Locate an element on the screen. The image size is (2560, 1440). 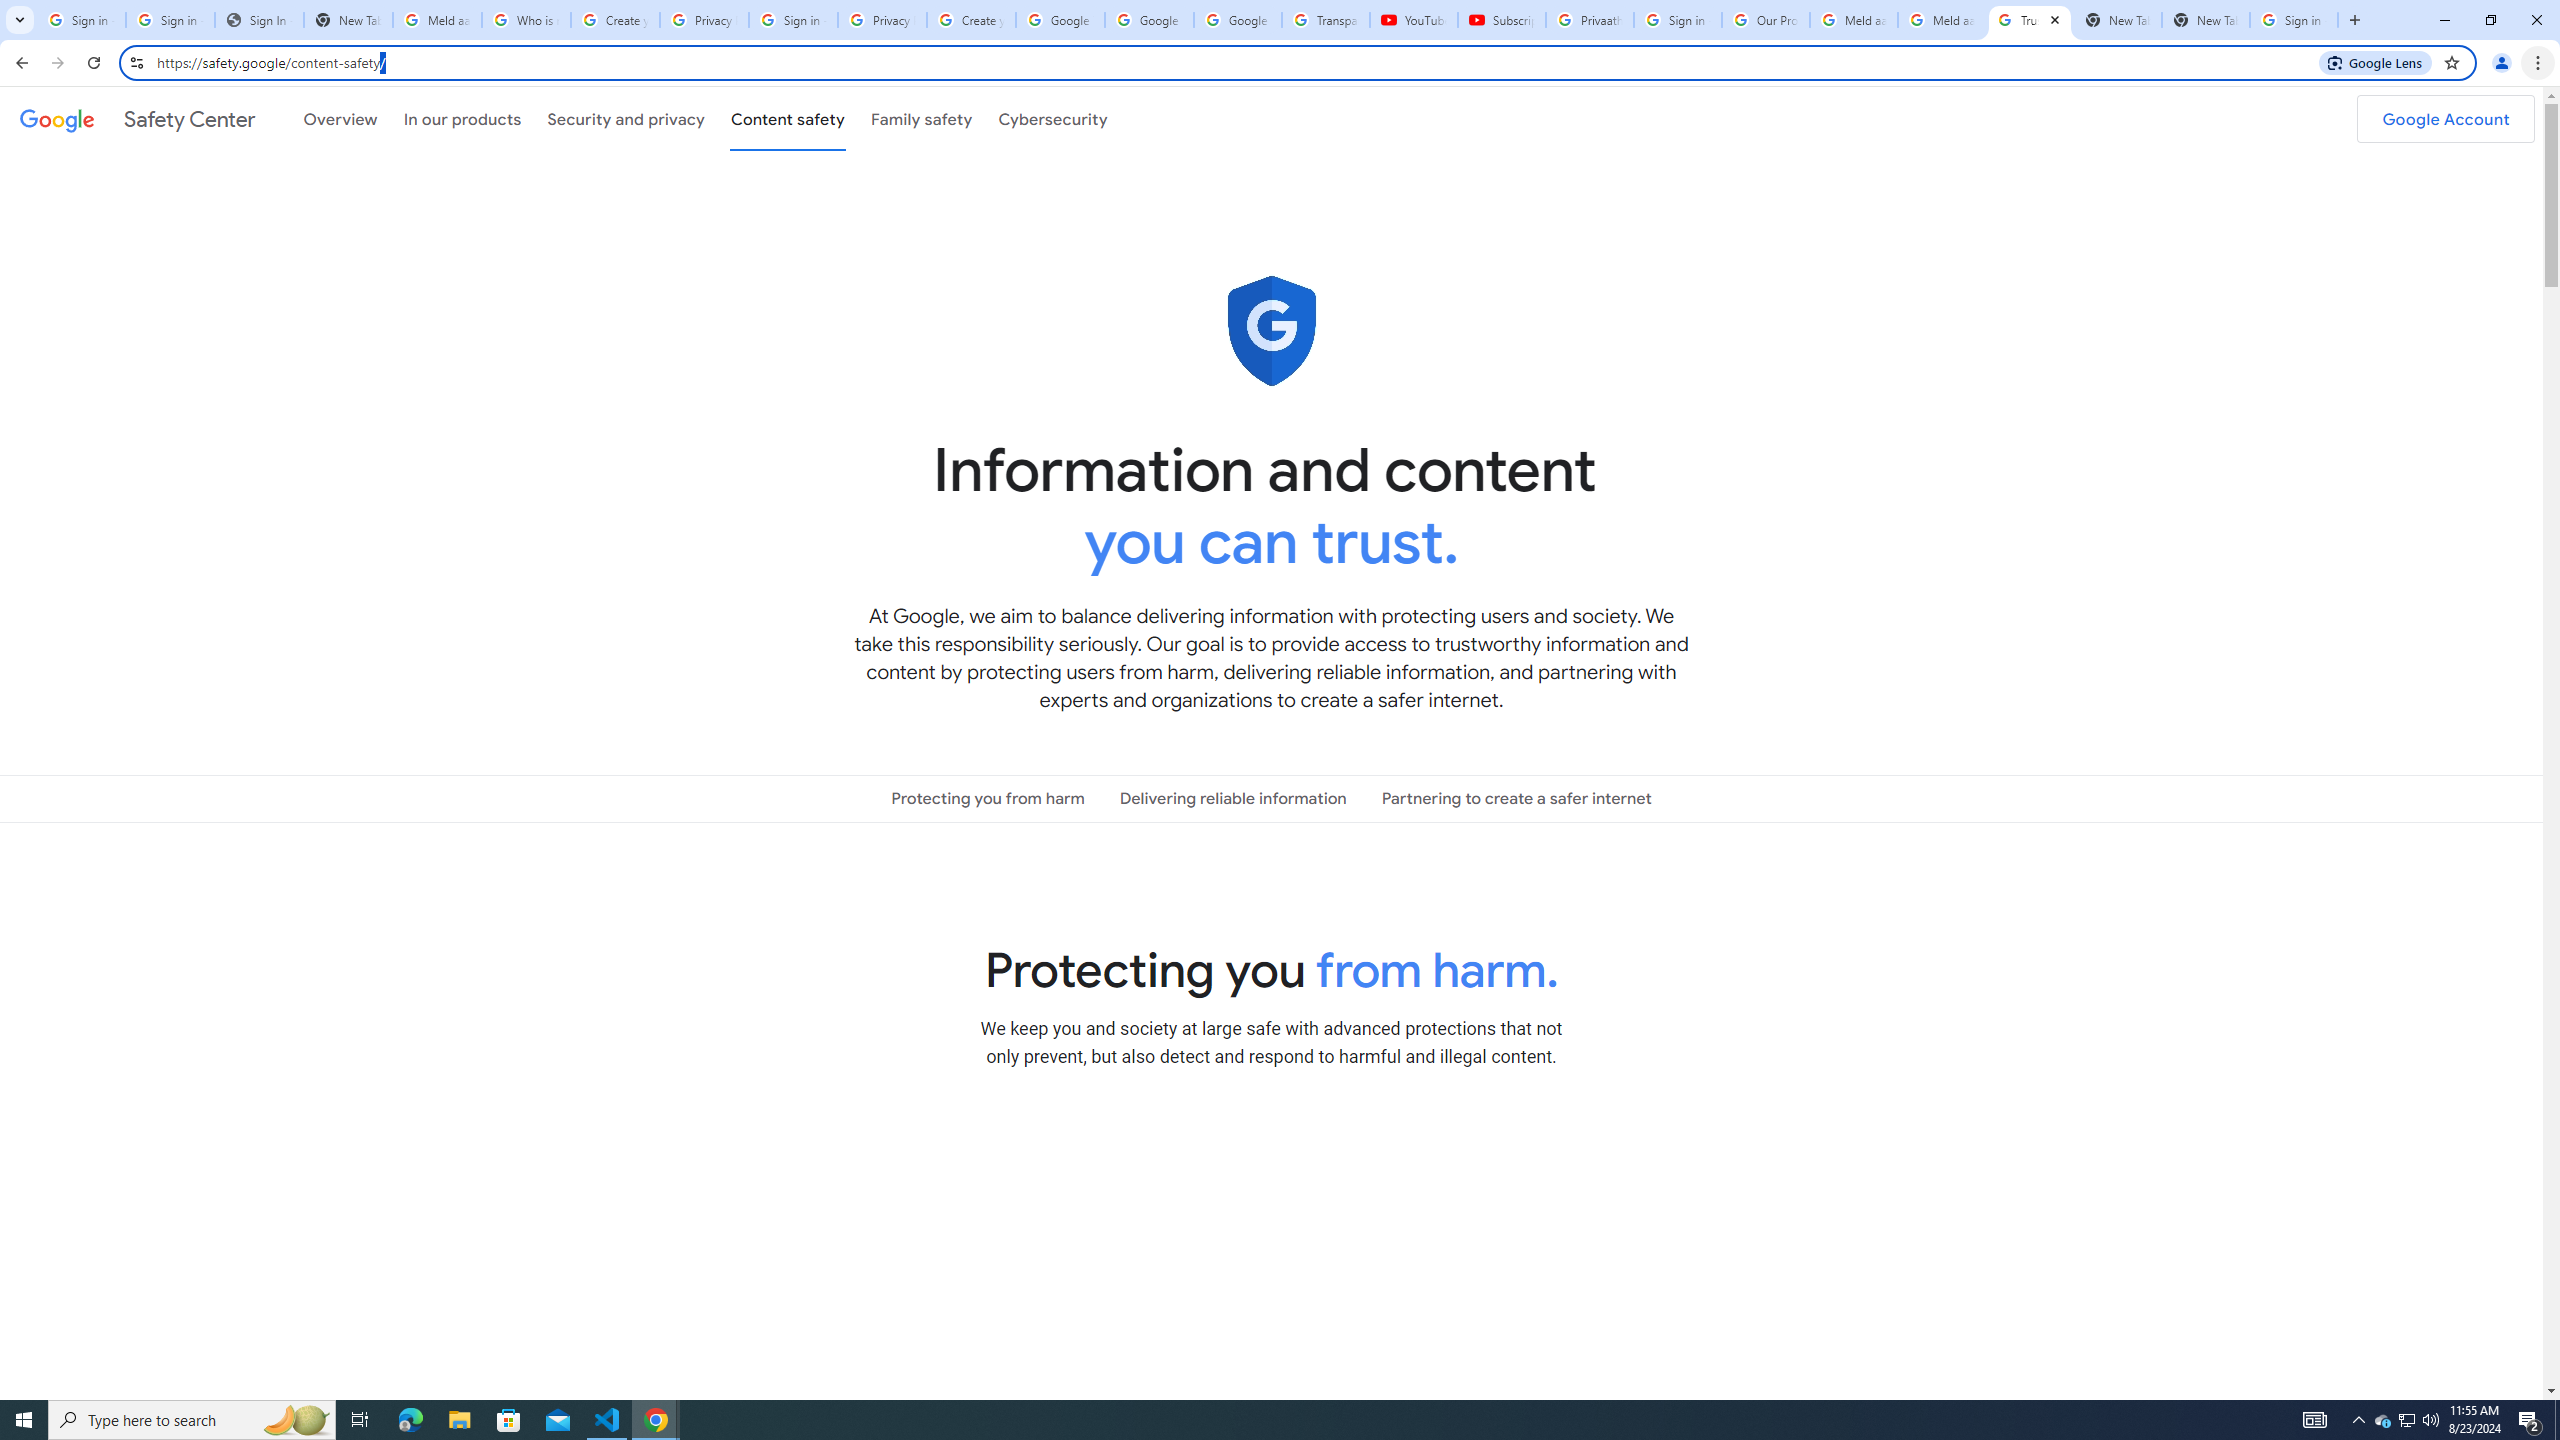
'Reload' is located at coordinates (93, 62).